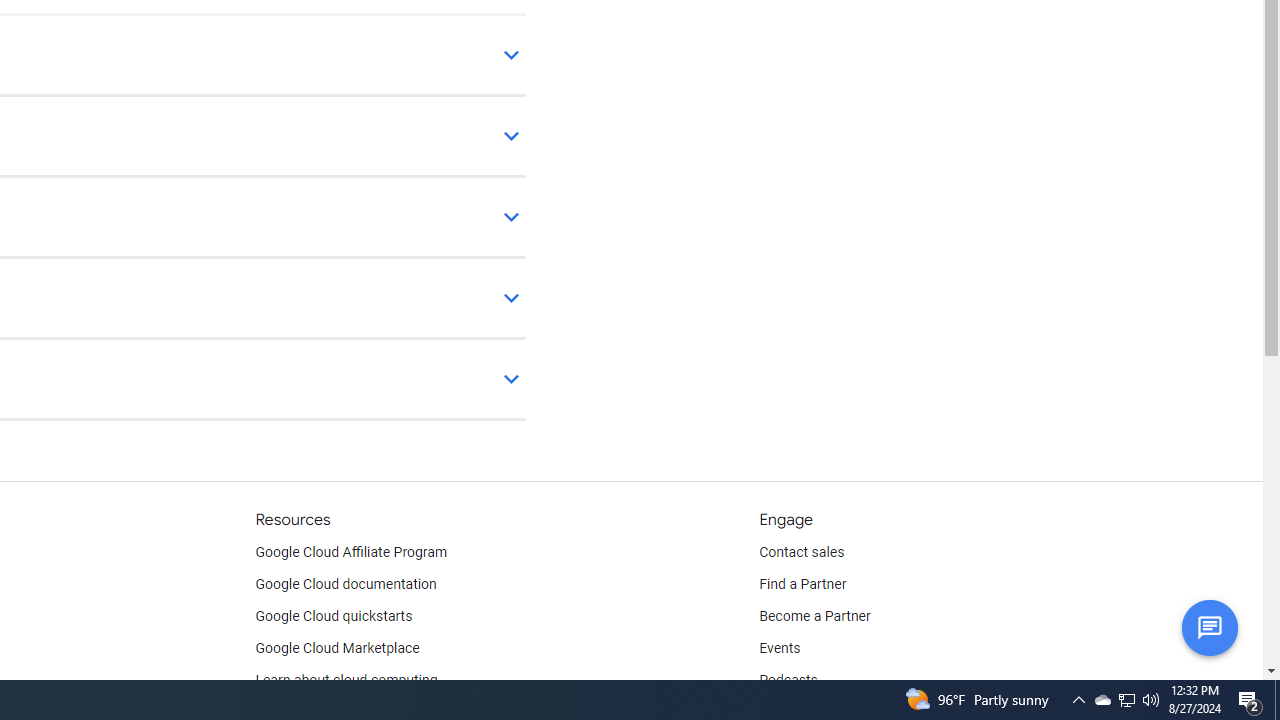 Image resolution: width=1280 pixels, height=720 pixels. Describe the element at coordinates (779, 649) in the screenshot. I see `'Events'` at that location.